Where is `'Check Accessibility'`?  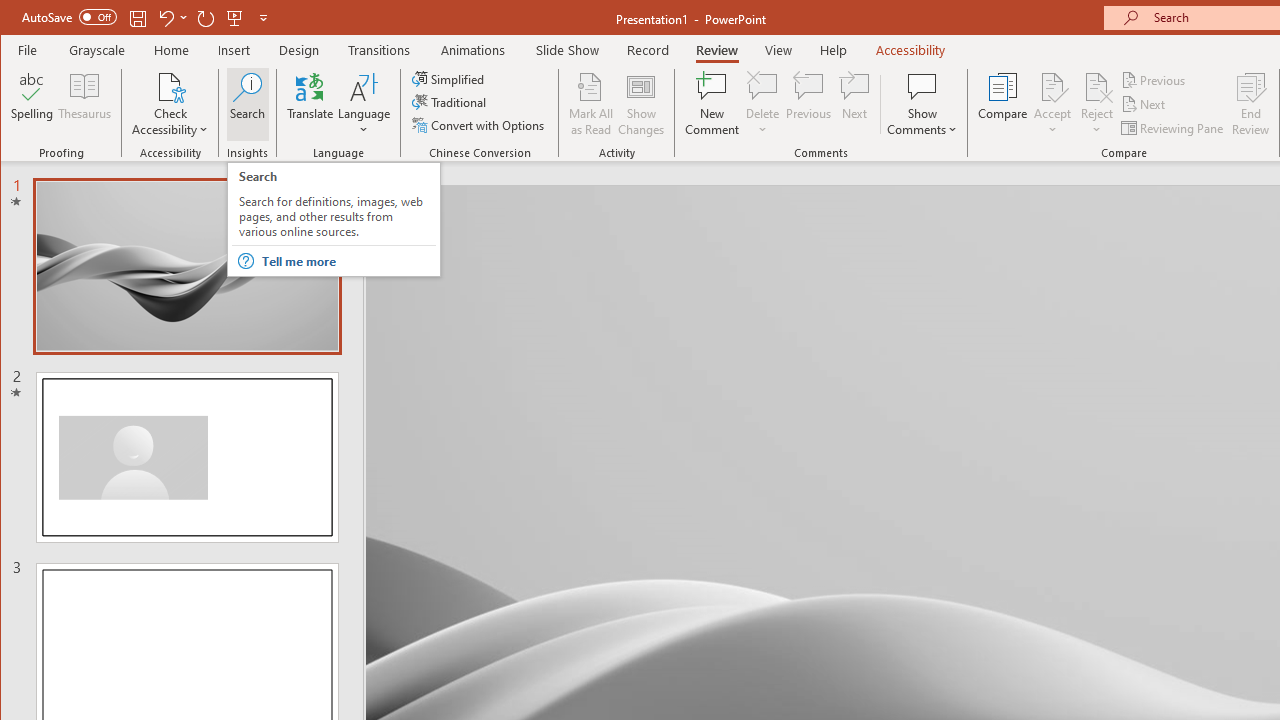
'Check Accessibility' is located at coordinates (170, 85).